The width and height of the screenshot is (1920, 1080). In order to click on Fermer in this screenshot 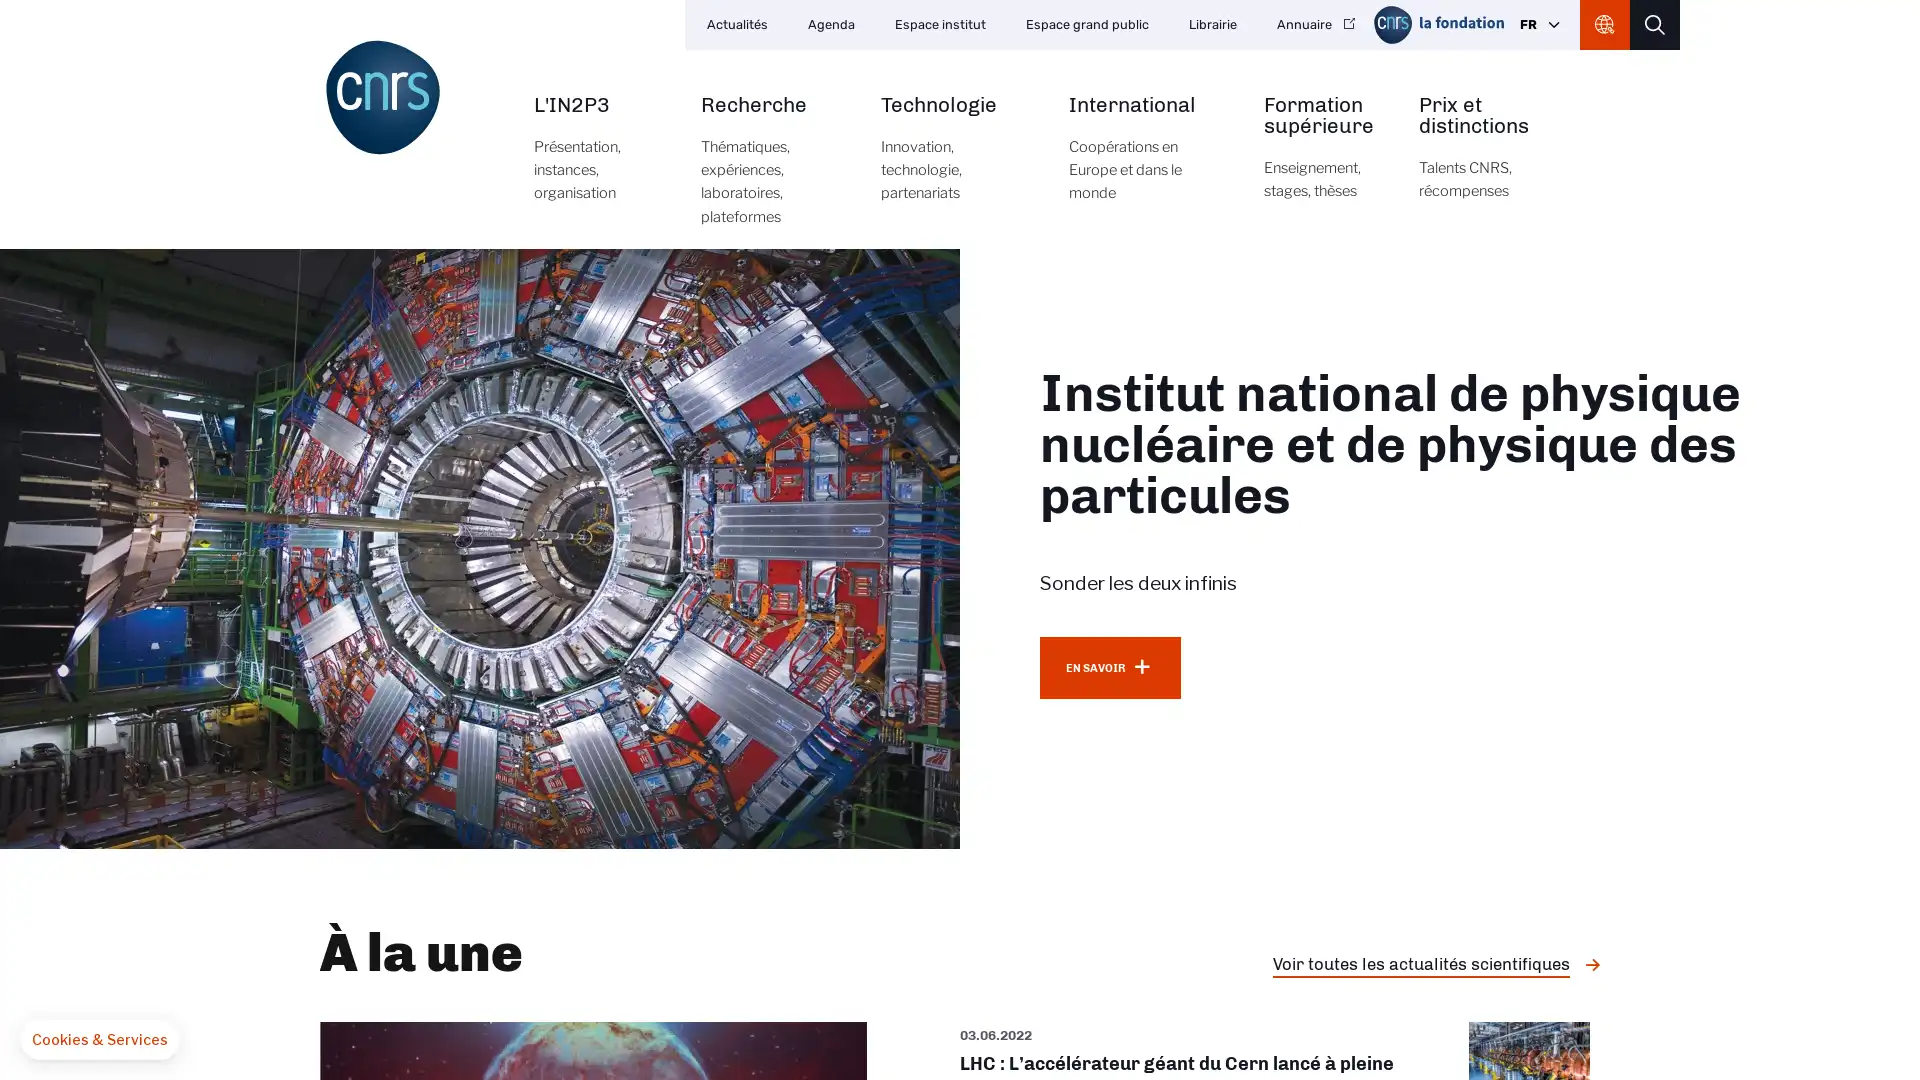, I will do `click(99, 1037)`.